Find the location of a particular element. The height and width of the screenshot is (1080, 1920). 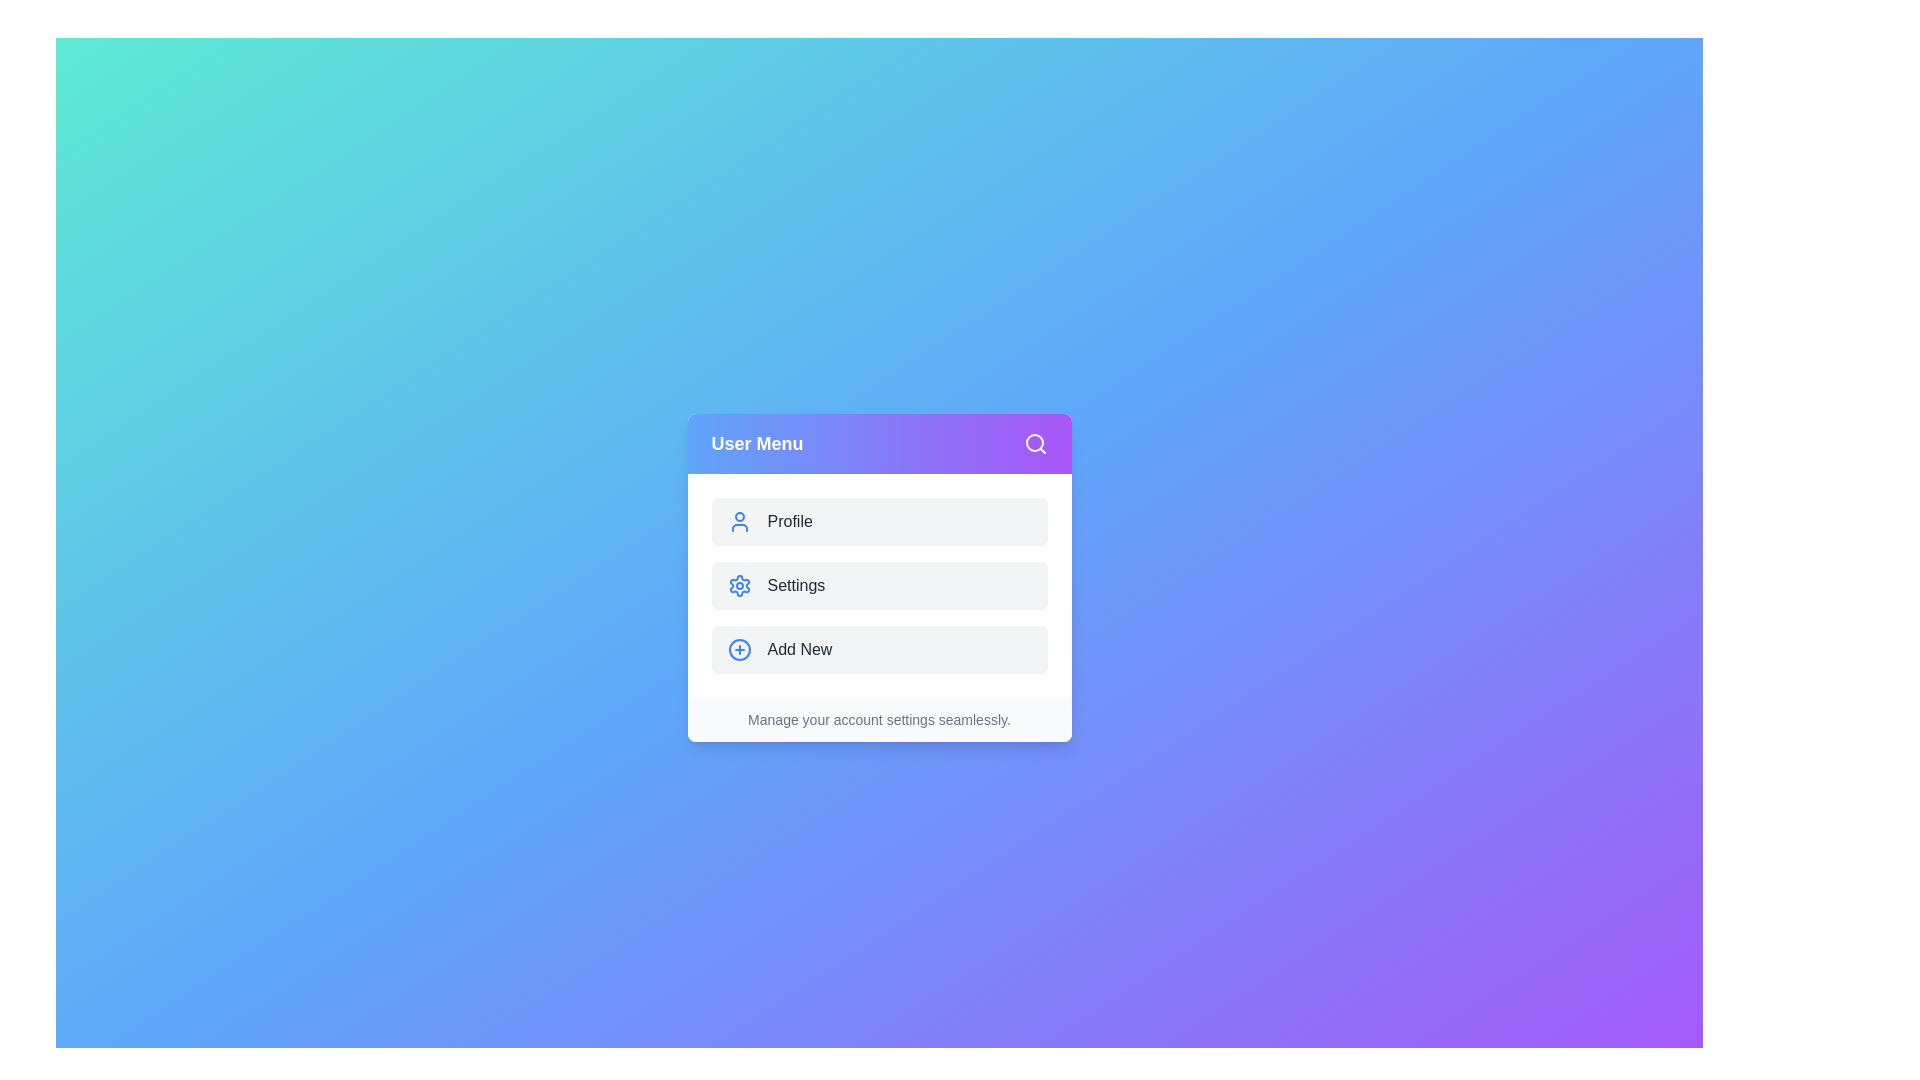

the Profile button to observe its hover effect is located at coordinates (879, 520).